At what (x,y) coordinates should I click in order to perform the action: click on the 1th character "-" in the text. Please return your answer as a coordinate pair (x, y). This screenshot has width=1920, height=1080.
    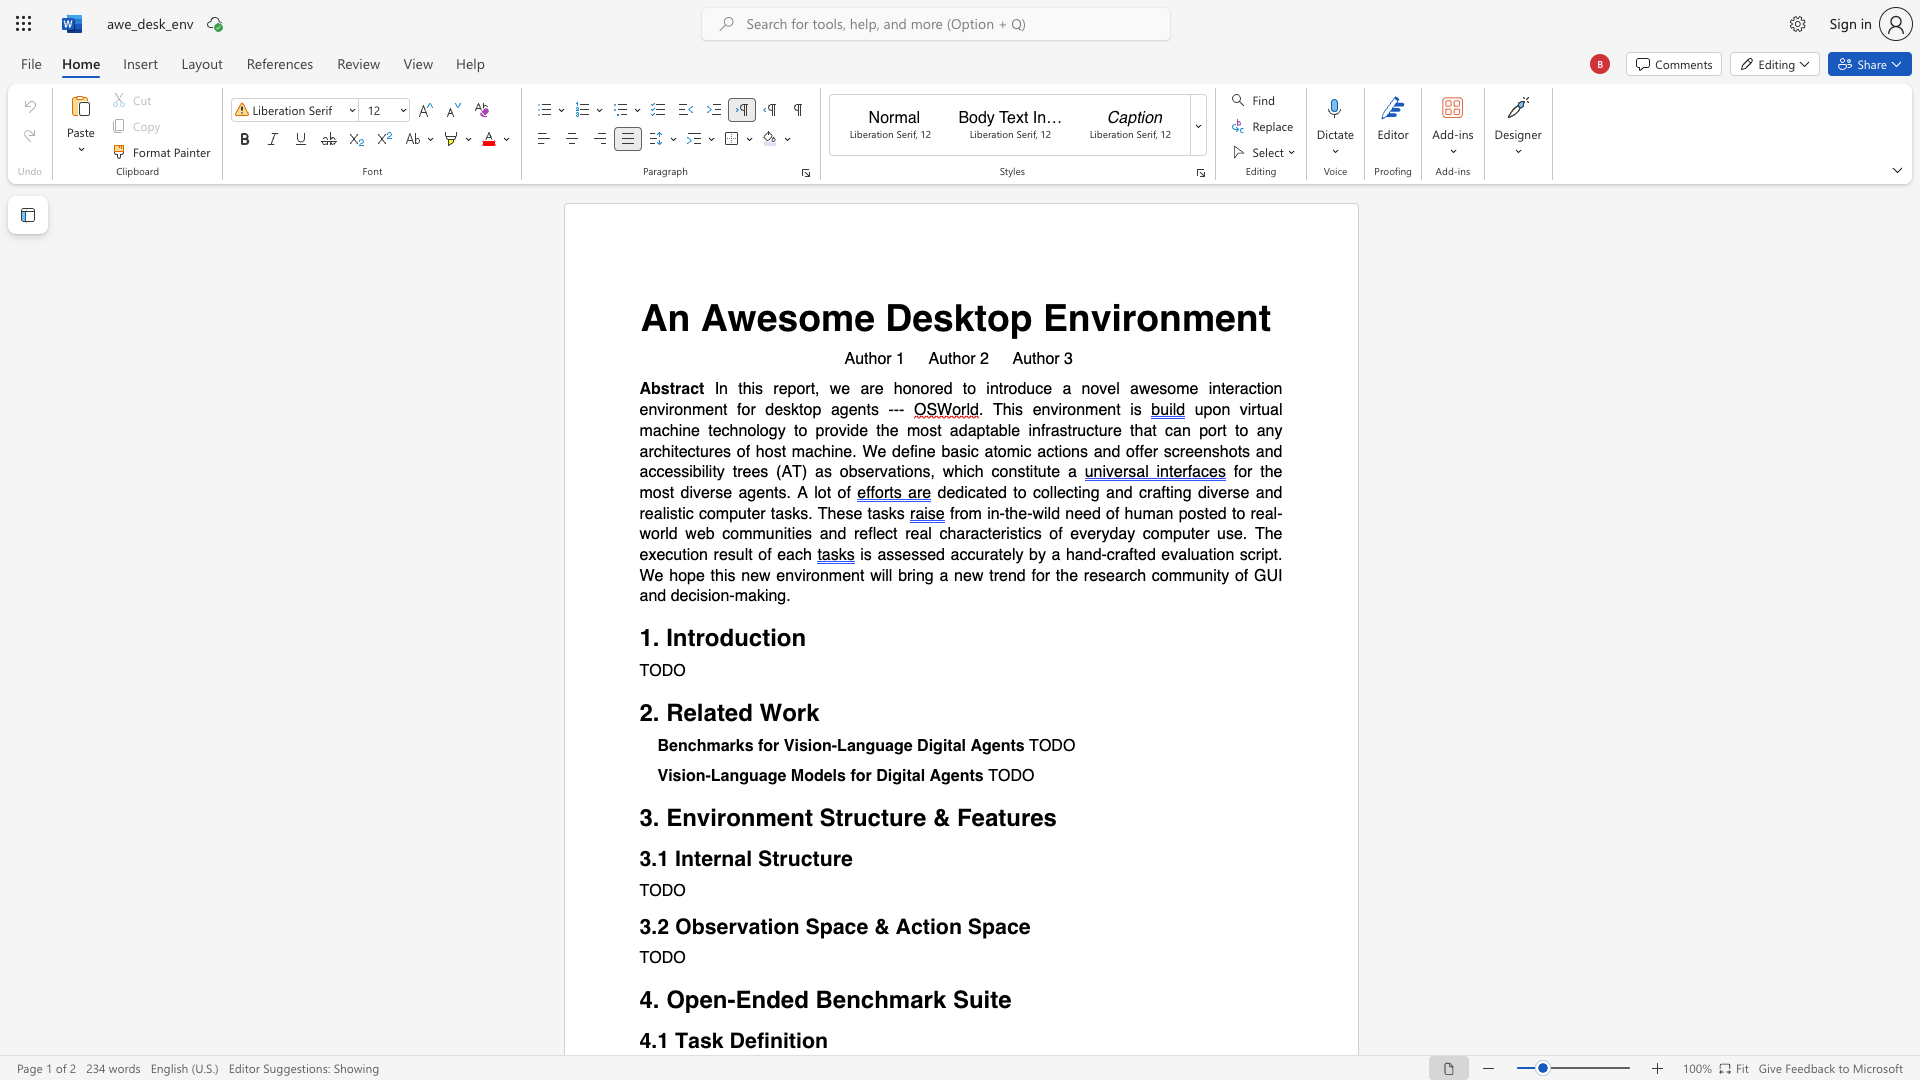
    Looking at the image, I should click on (1103, 555).